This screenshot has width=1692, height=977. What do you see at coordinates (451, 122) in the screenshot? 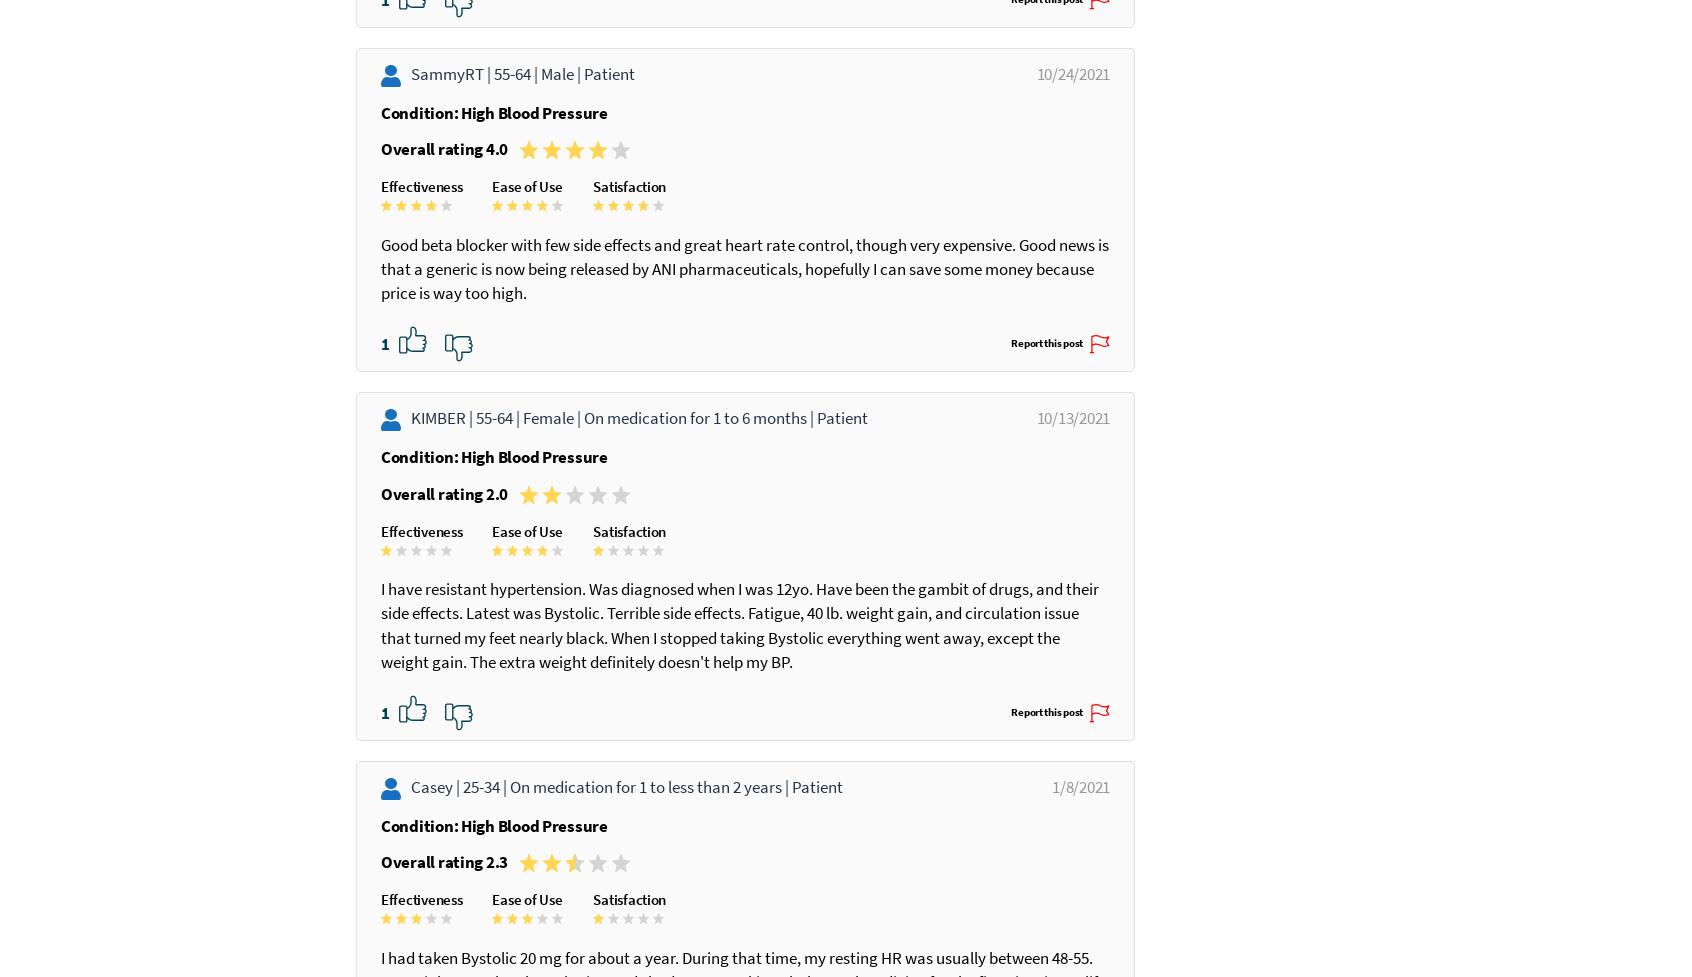
I see `'SammyRT |'` at bounding box center [451, 122].